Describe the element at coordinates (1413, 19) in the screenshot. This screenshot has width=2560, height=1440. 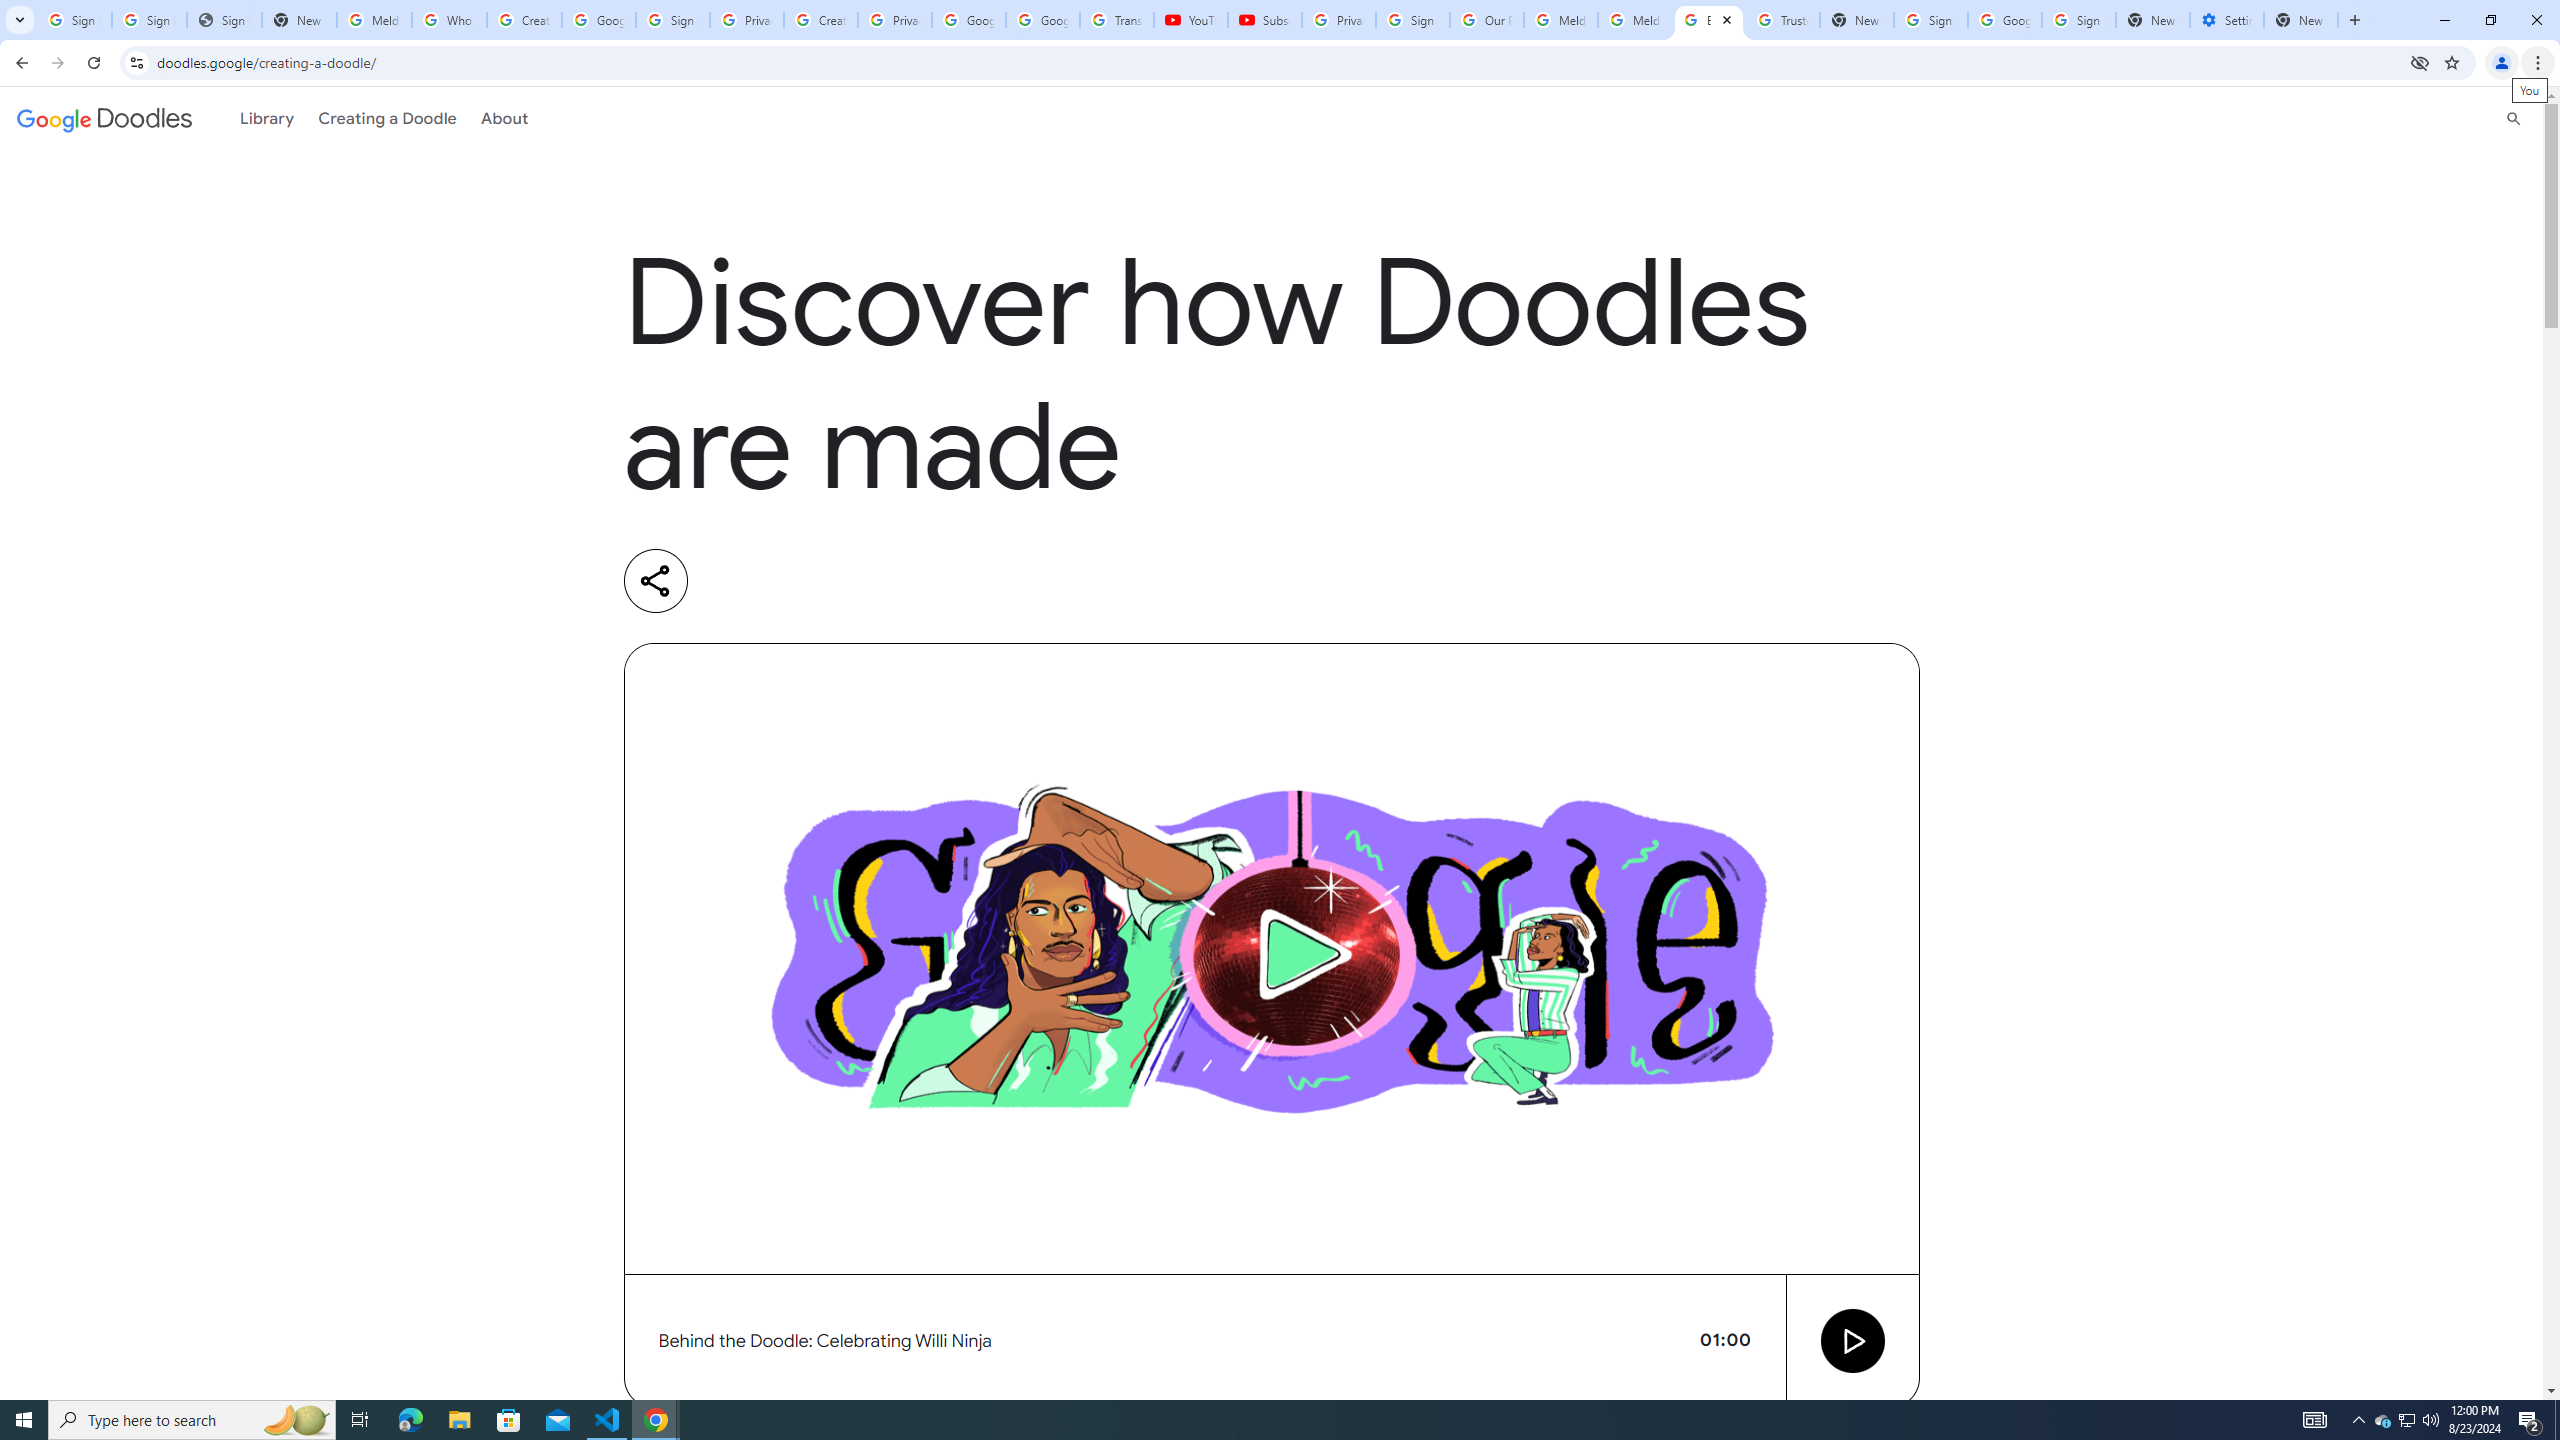
I see `'Sign in - Google Accounts'` at that location.